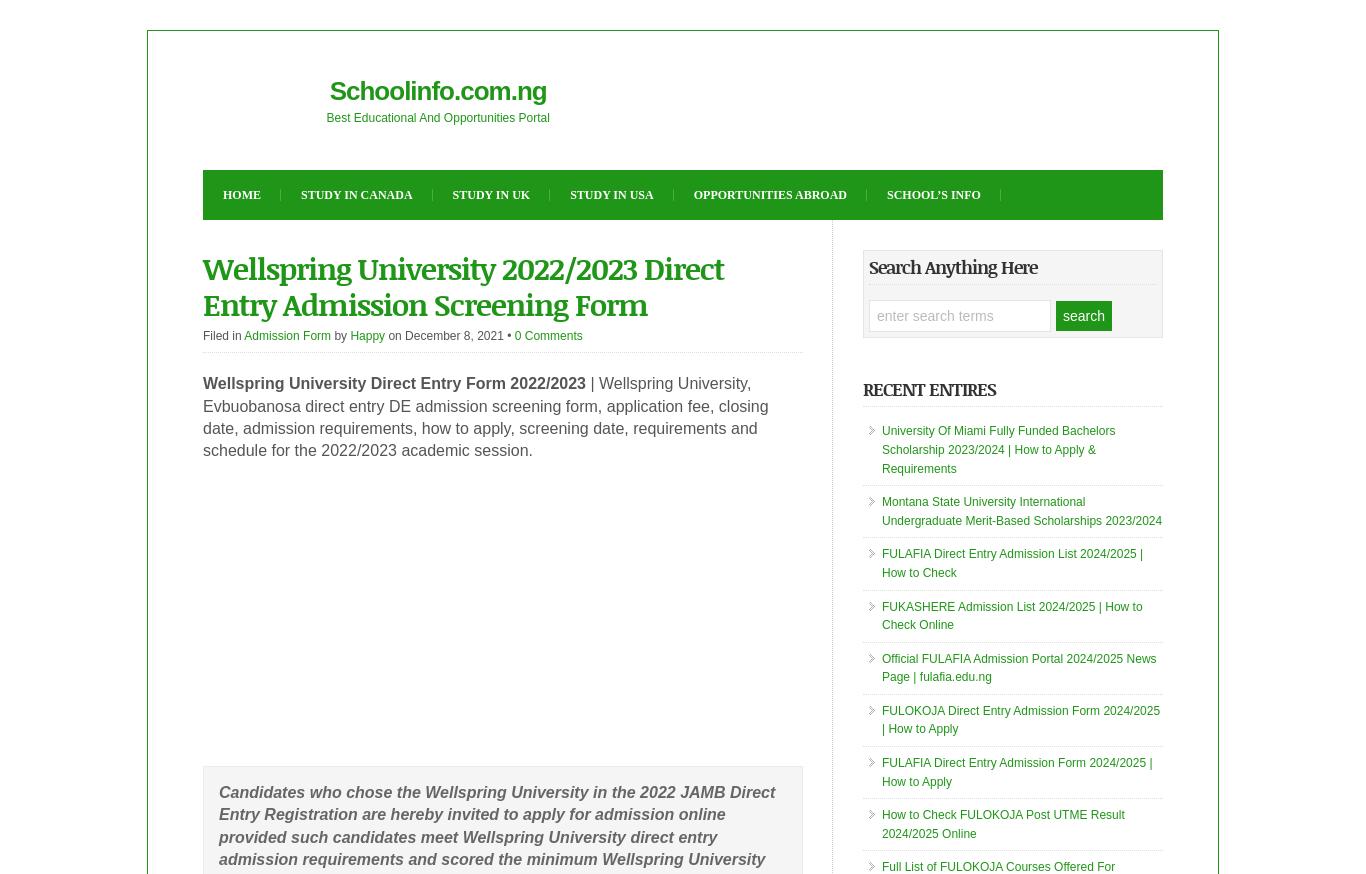 The height and width of the screenshot is (874, 1366). I want to click on 'FULAFIA Direct Entry Admission Form 2024/2025 | How to Apply', so click(1016, 771).